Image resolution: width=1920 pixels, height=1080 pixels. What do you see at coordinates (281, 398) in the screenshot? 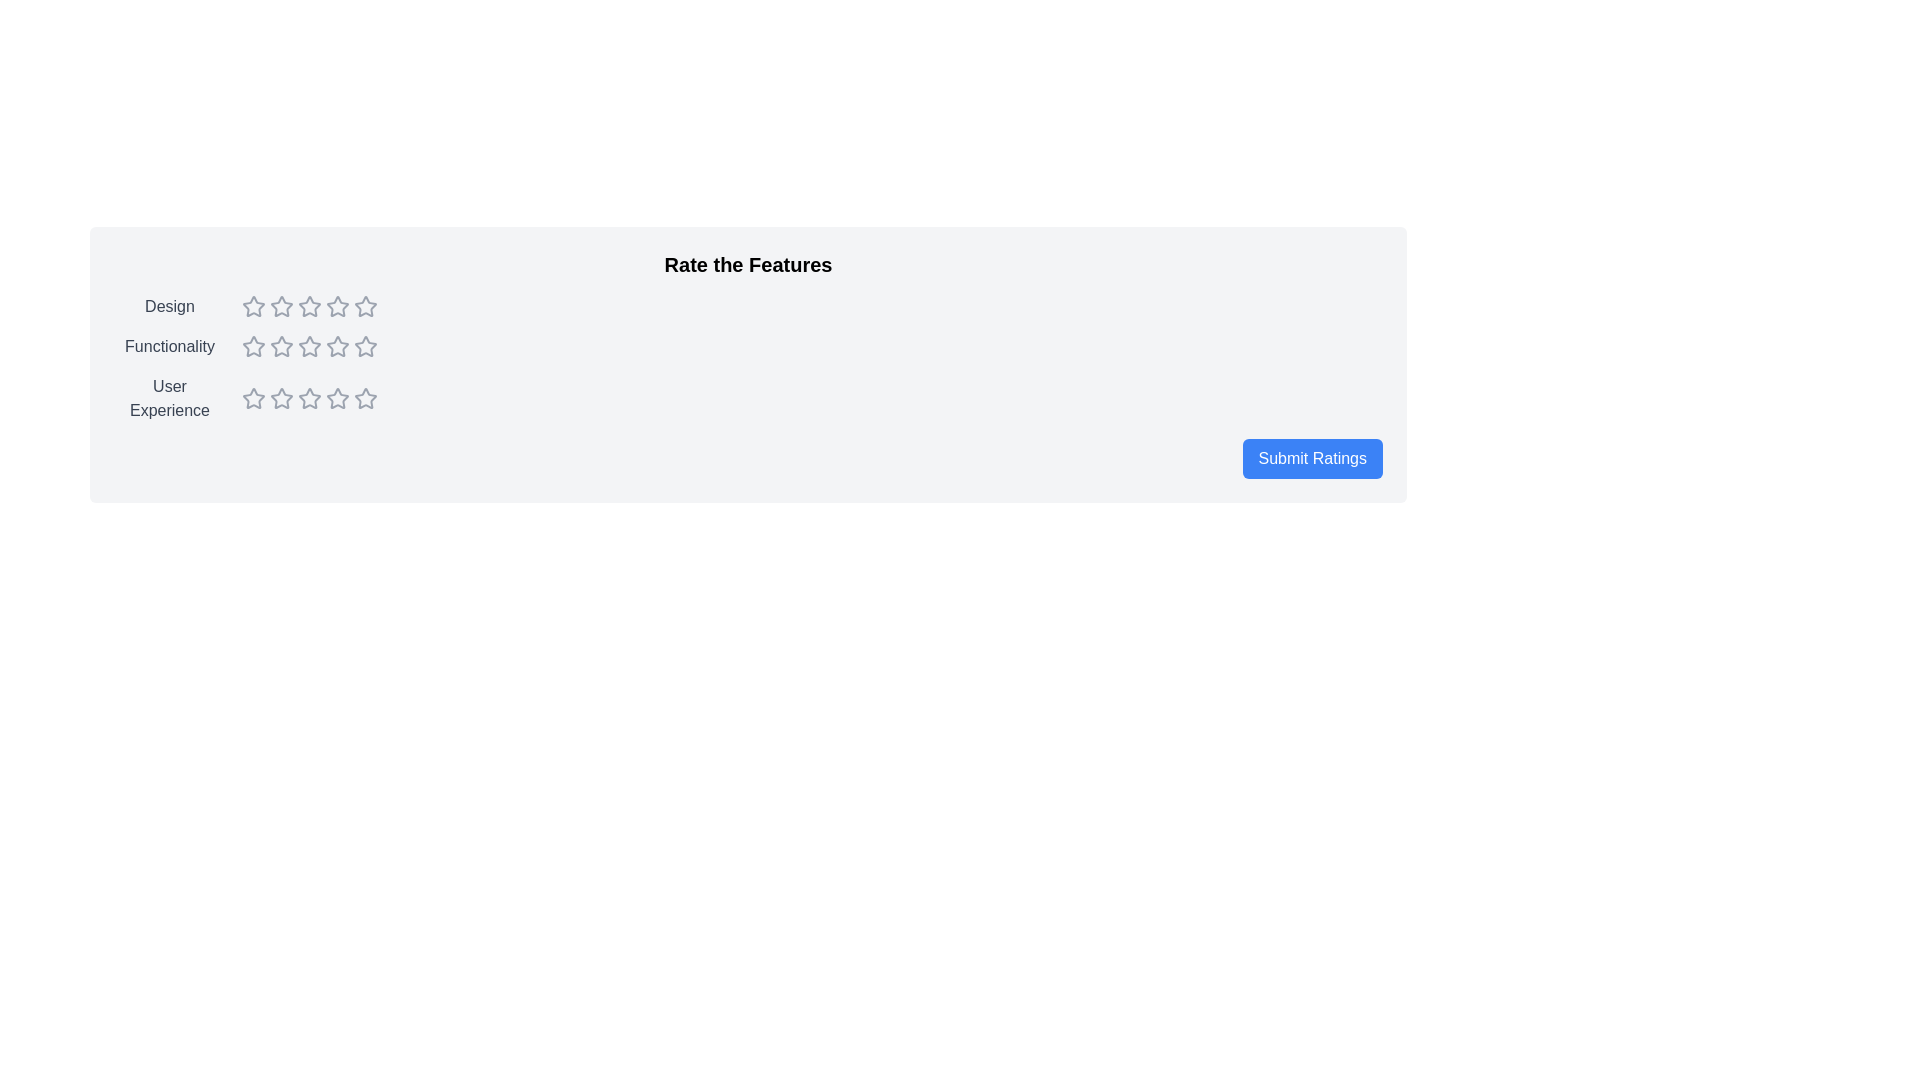
I see `the second star icon for the 'User Experience' rating to change the rating` at bounding box center [281, 398].